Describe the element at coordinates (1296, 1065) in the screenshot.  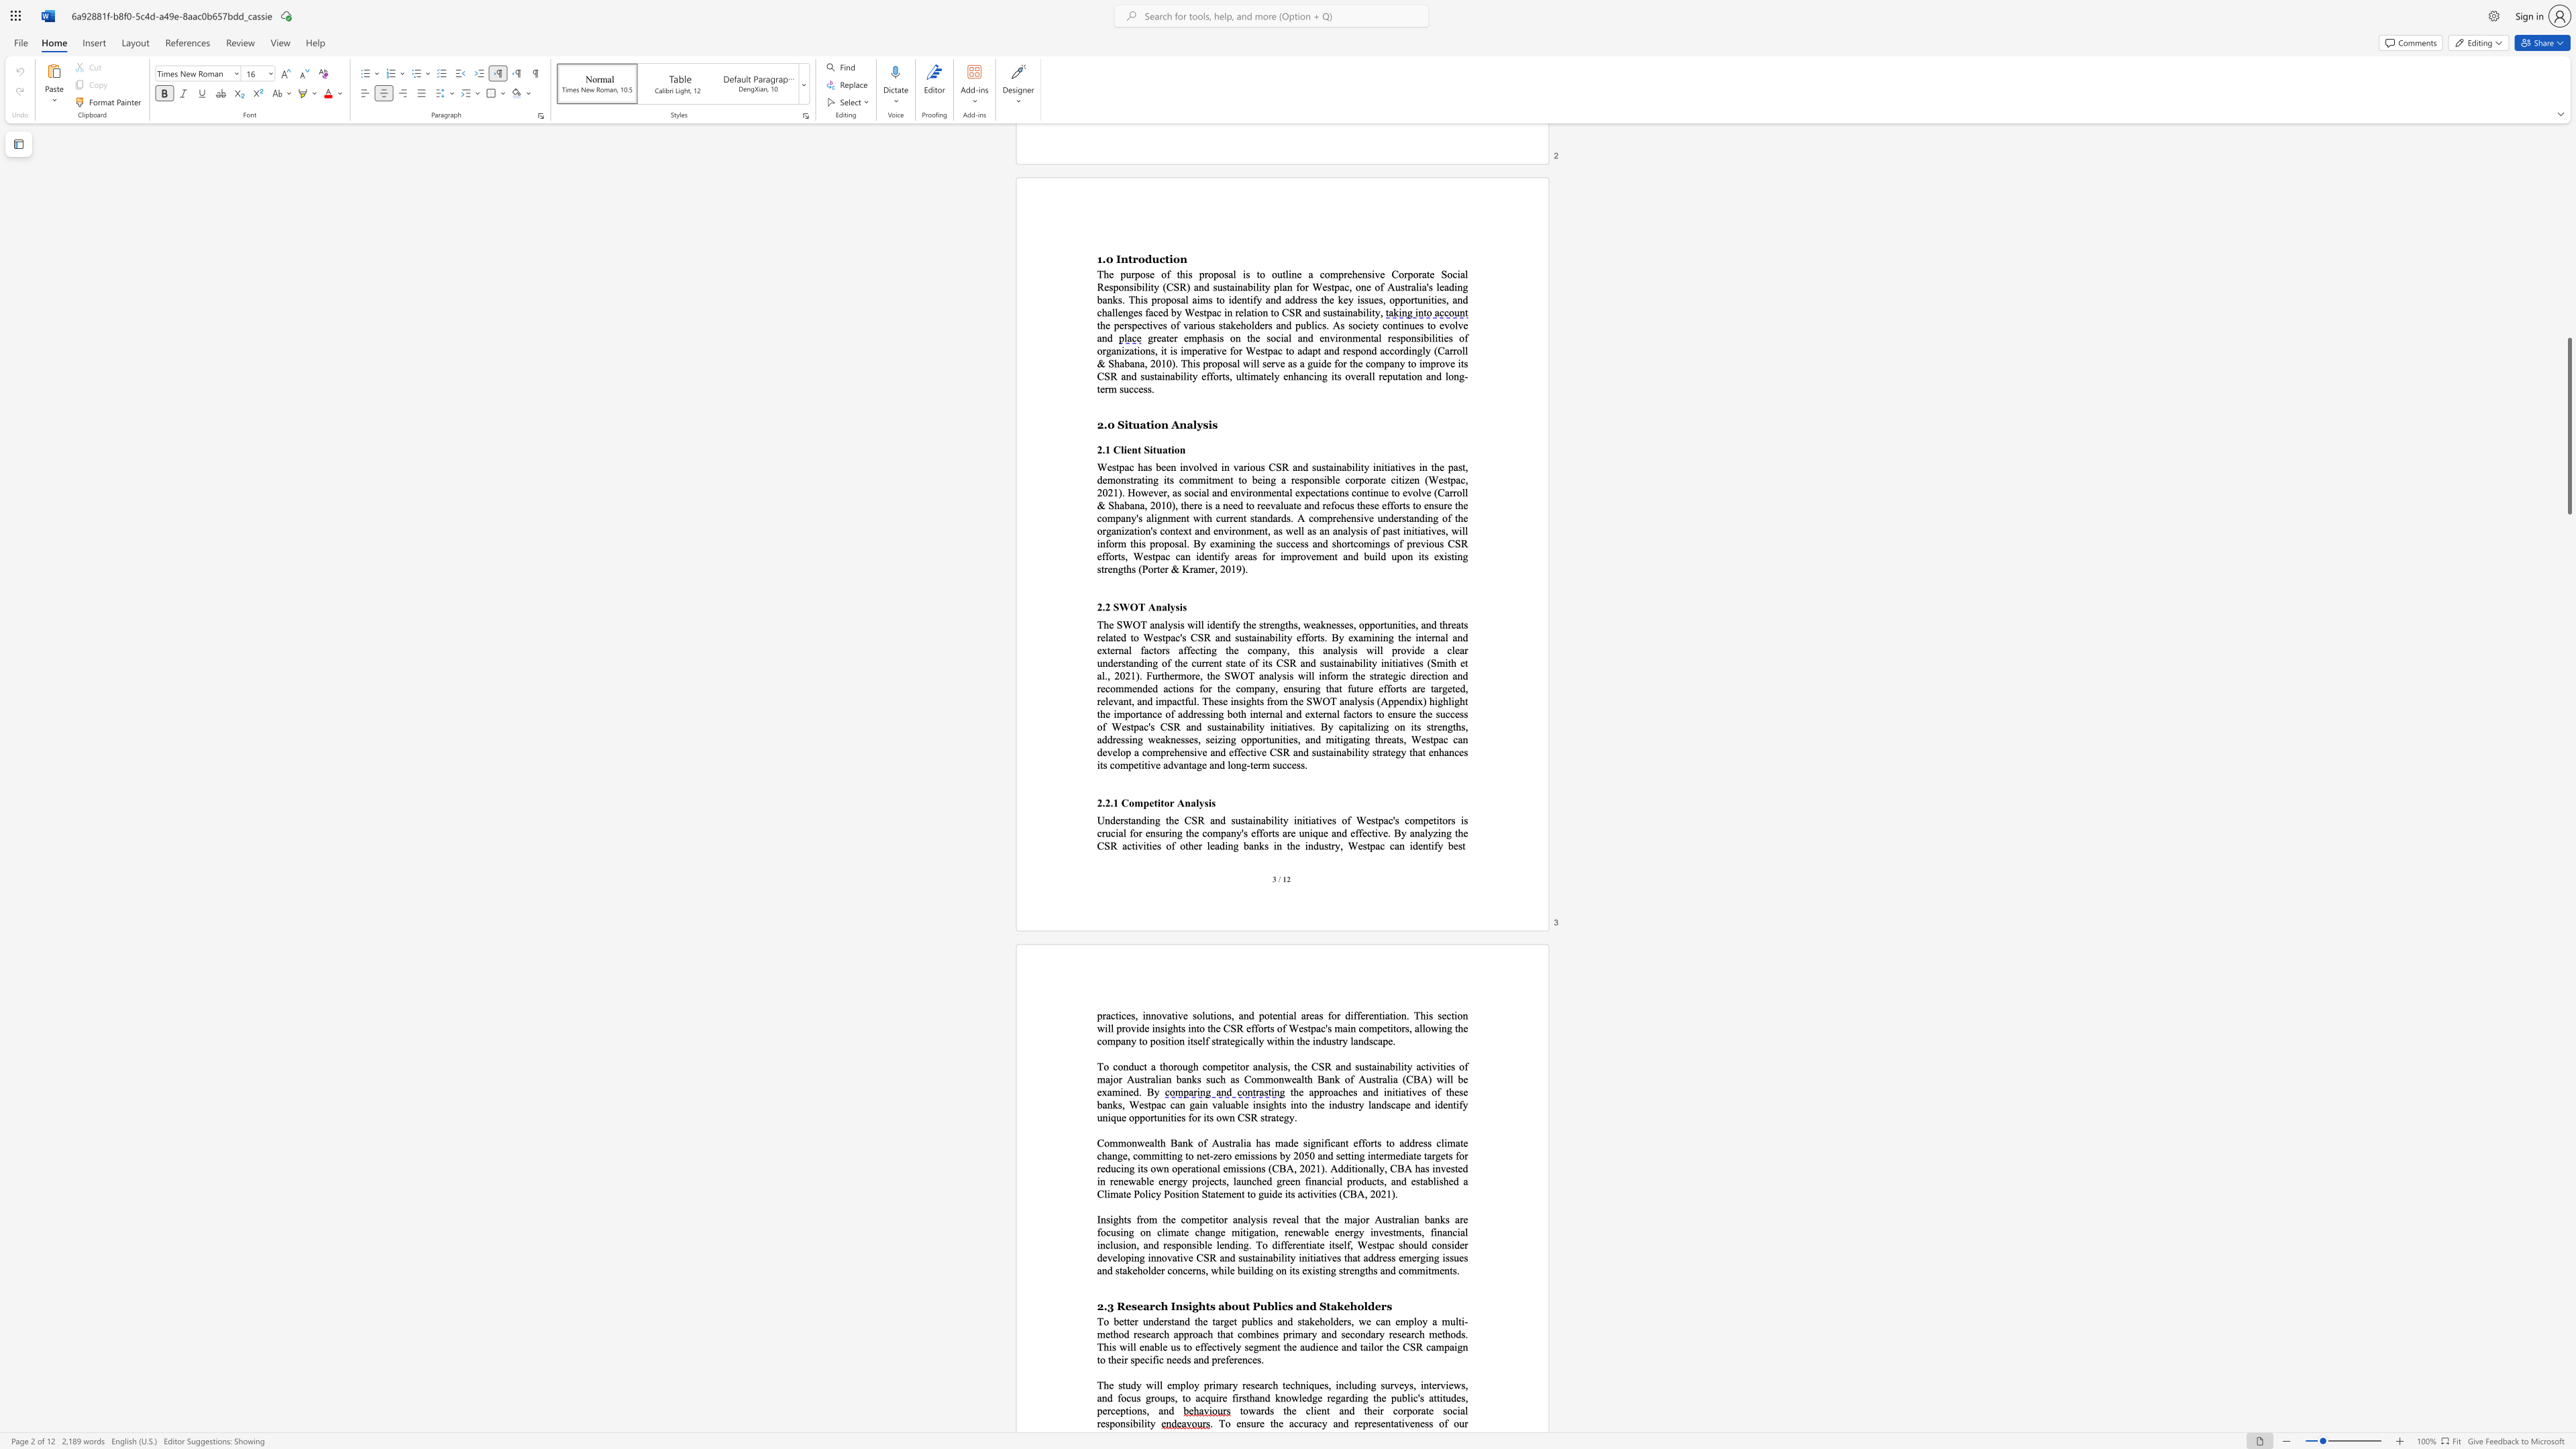
I see `the subset text "he CSR and sustainability activities of major Australian banks such as Commonwealth Bank of Australia (CBA) will" within the text "To conduct a thorough competitor analysis, the CSR and sustainability activities of major Australian banks such as Commonwealth Bank of Australia (CBA) will be examined. By"` at that location.